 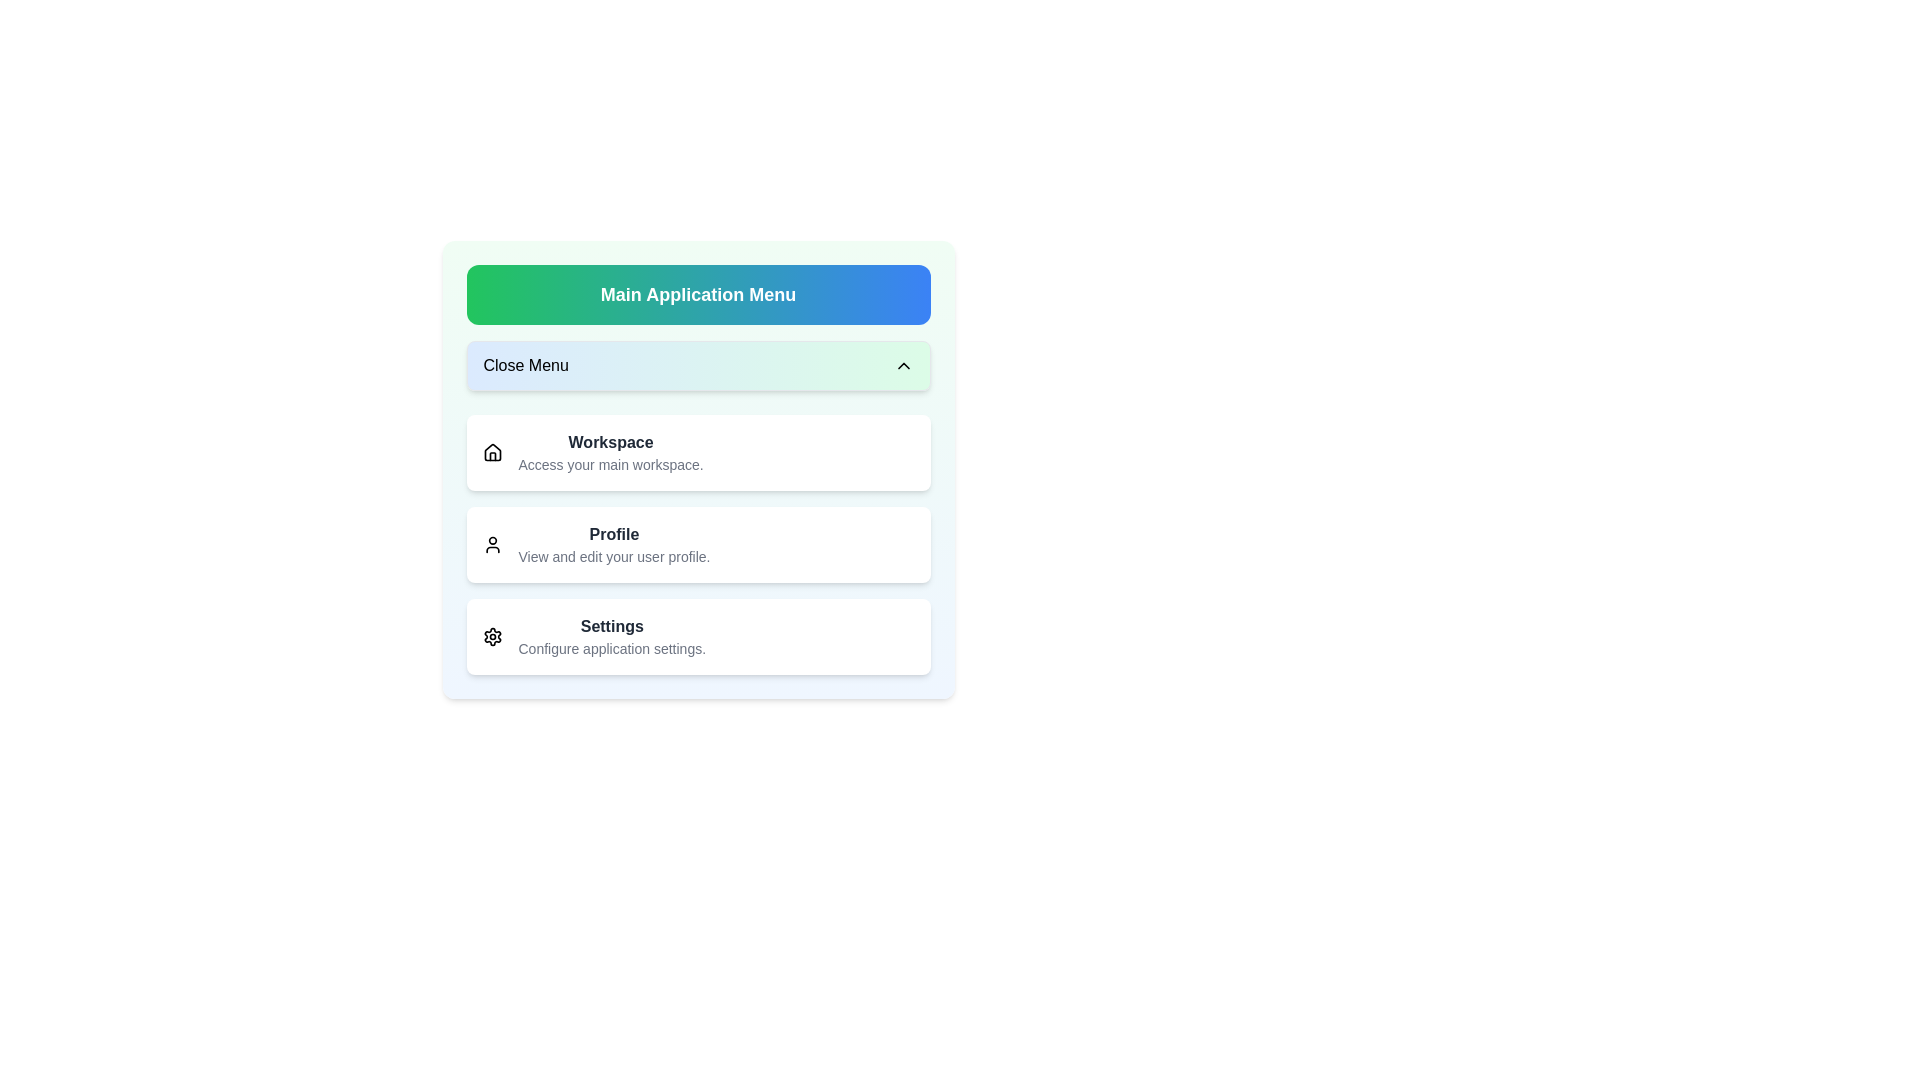 What do you see at coordinates (698, 636) in the screenshot?
I see `the menu item Settings from the options Workspace, Profile, or Settings` at bounding box center [698, 636].